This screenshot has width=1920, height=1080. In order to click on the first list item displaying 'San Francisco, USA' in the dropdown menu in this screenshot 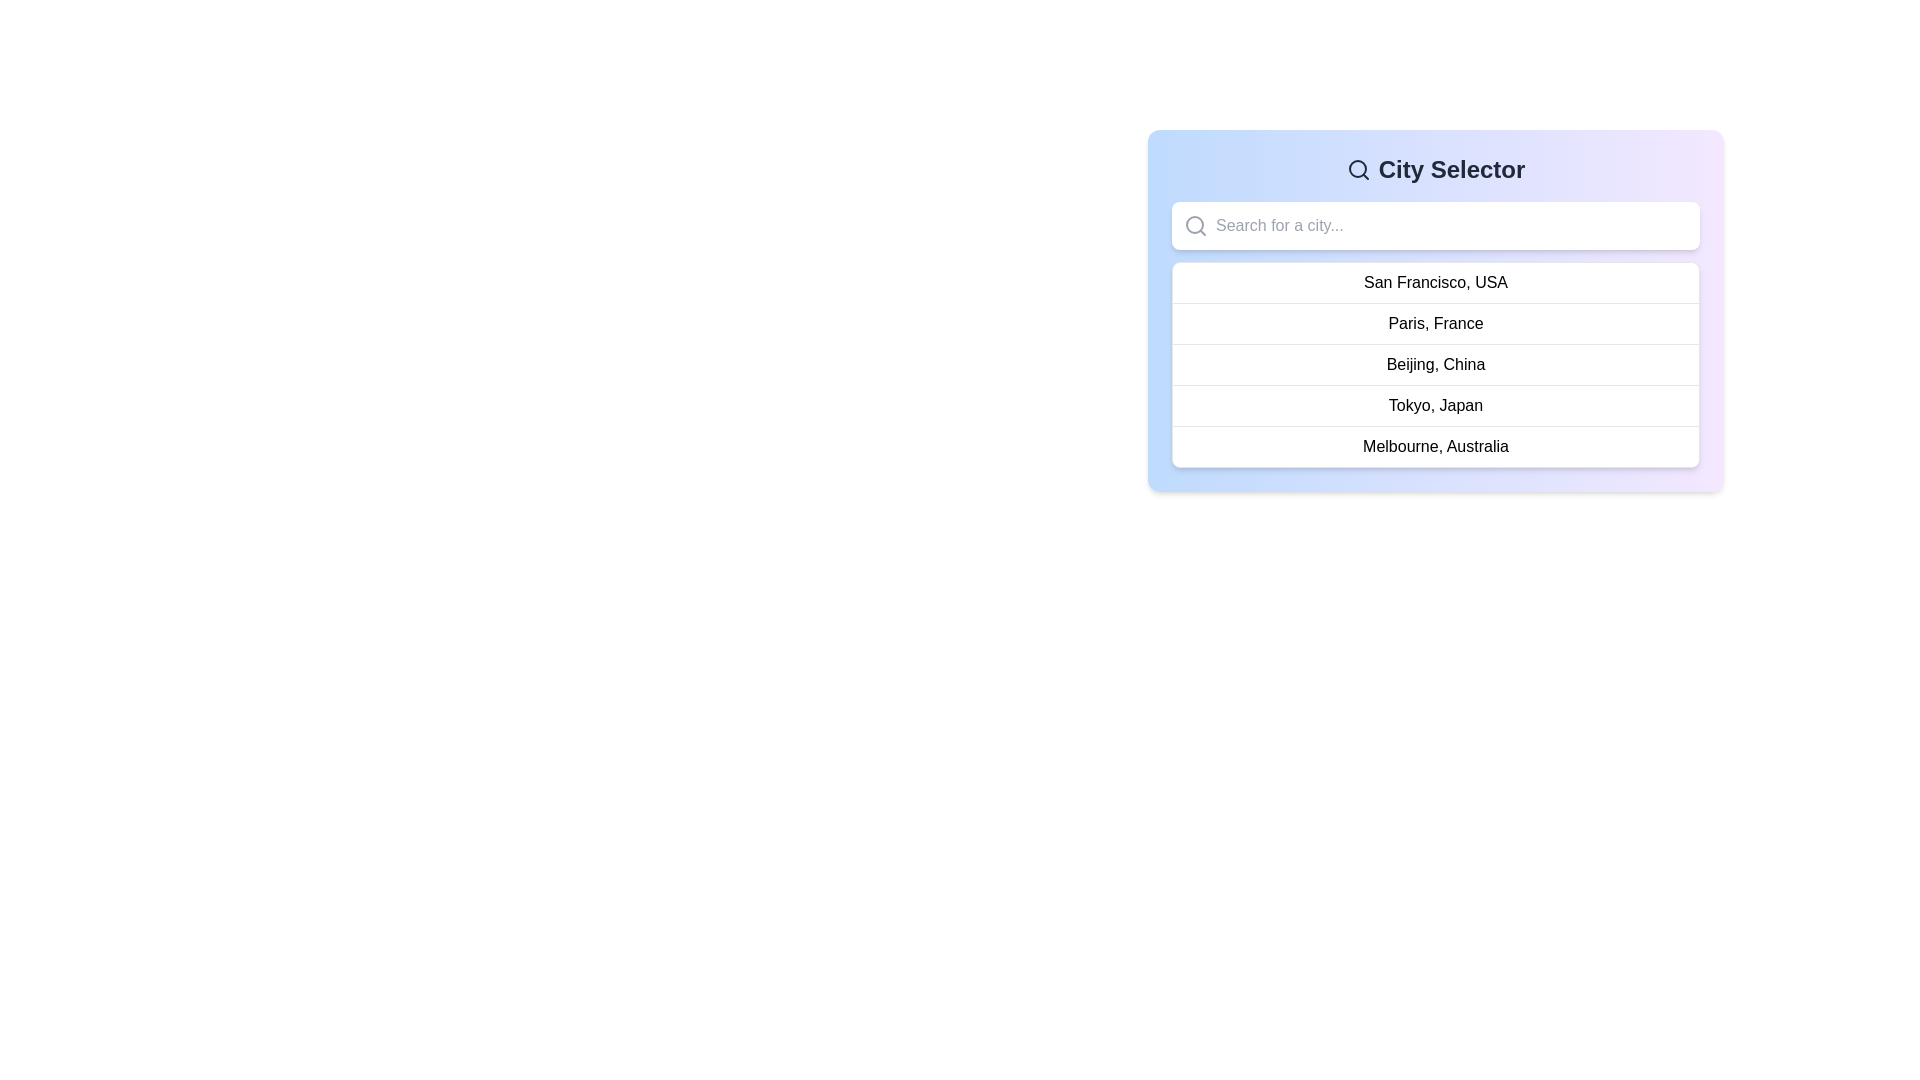, I will do `click(1434, 282)`.